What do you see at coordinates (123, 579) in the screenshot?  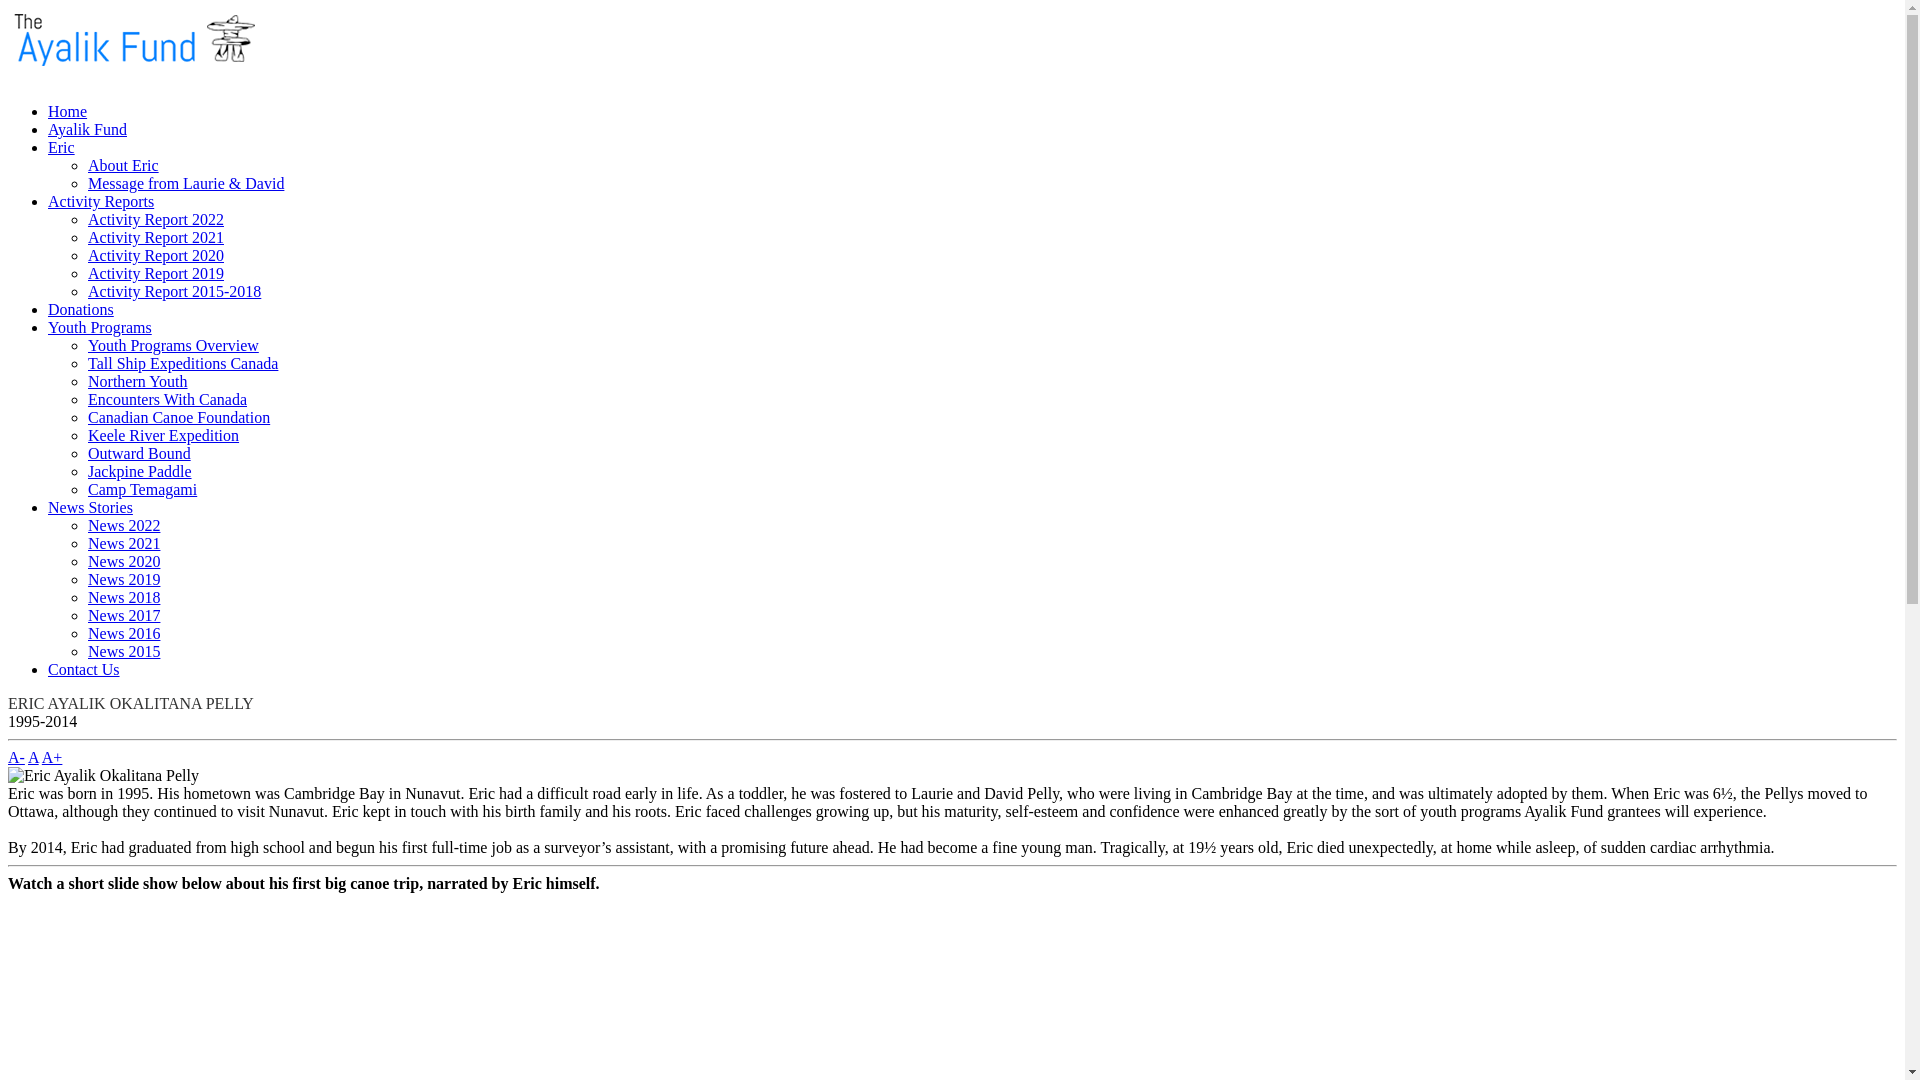 I see `'News 2019'` at bounding box center [123, 579].